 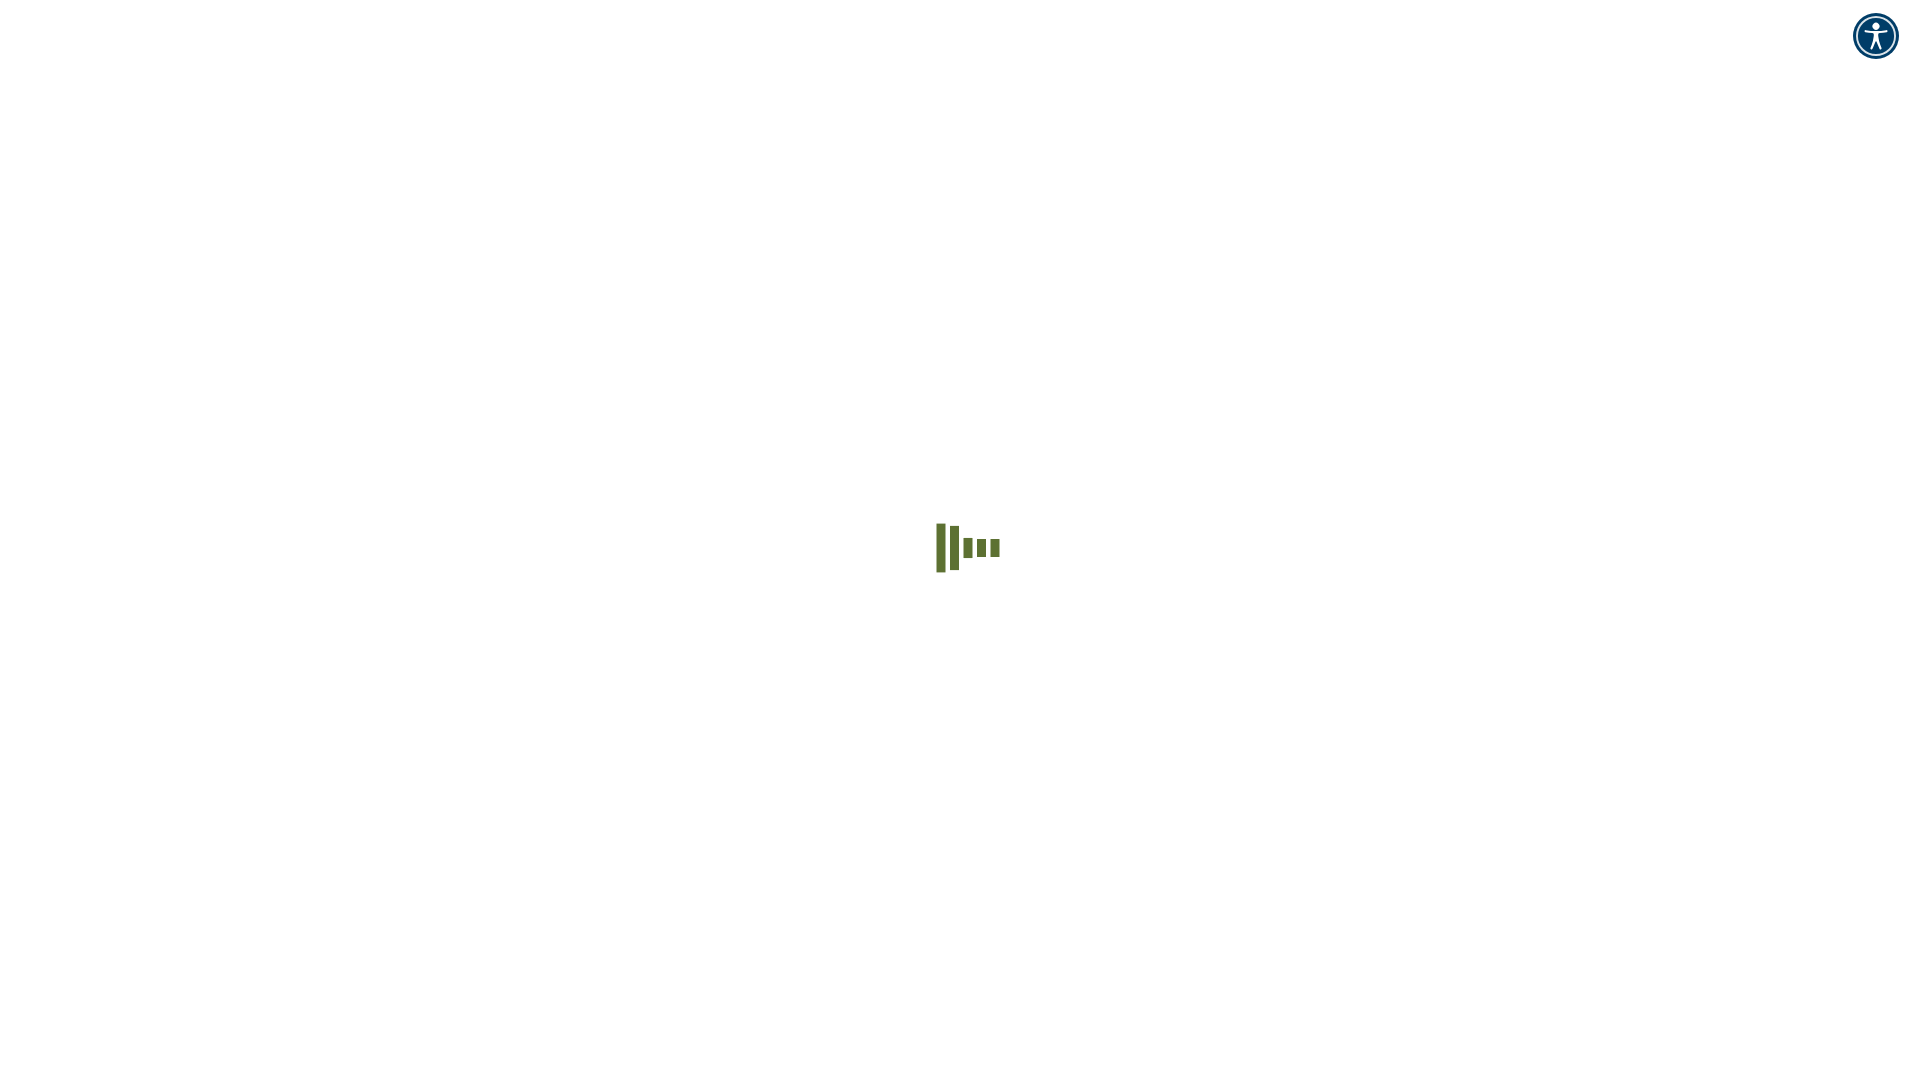 What do you see at coordinates (15, 845) in the screenshot?
I see `'Close (Esc)'` at bounding box center [15, 845].